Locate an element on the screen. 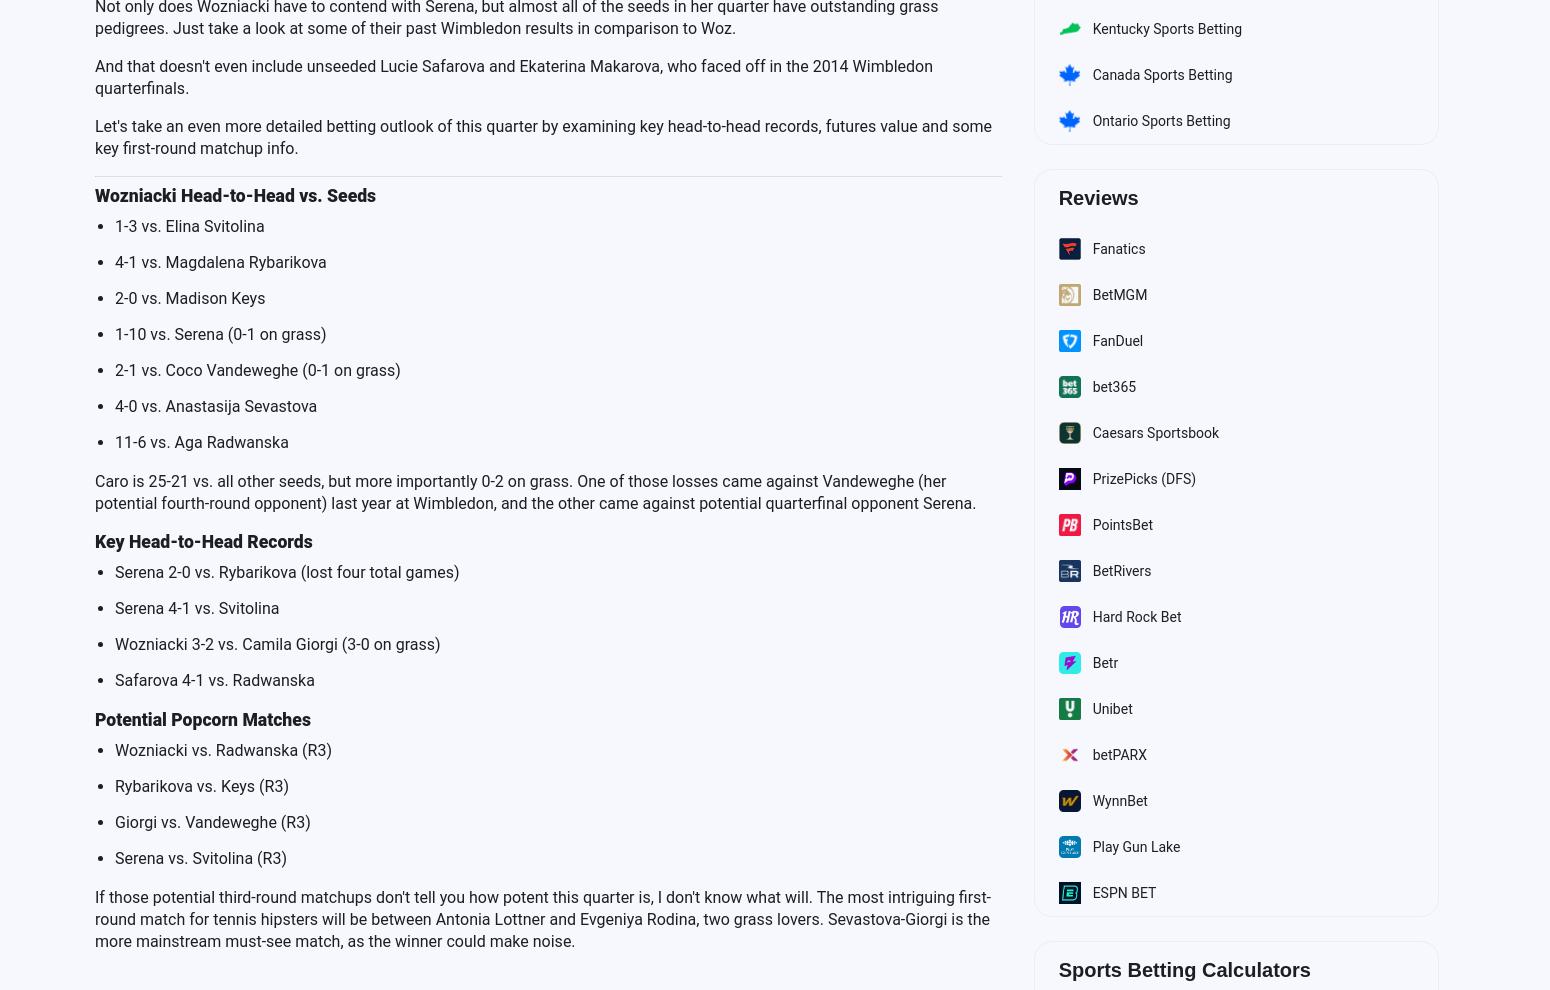  'WynnBet' is located at coordinates (1118, 799).